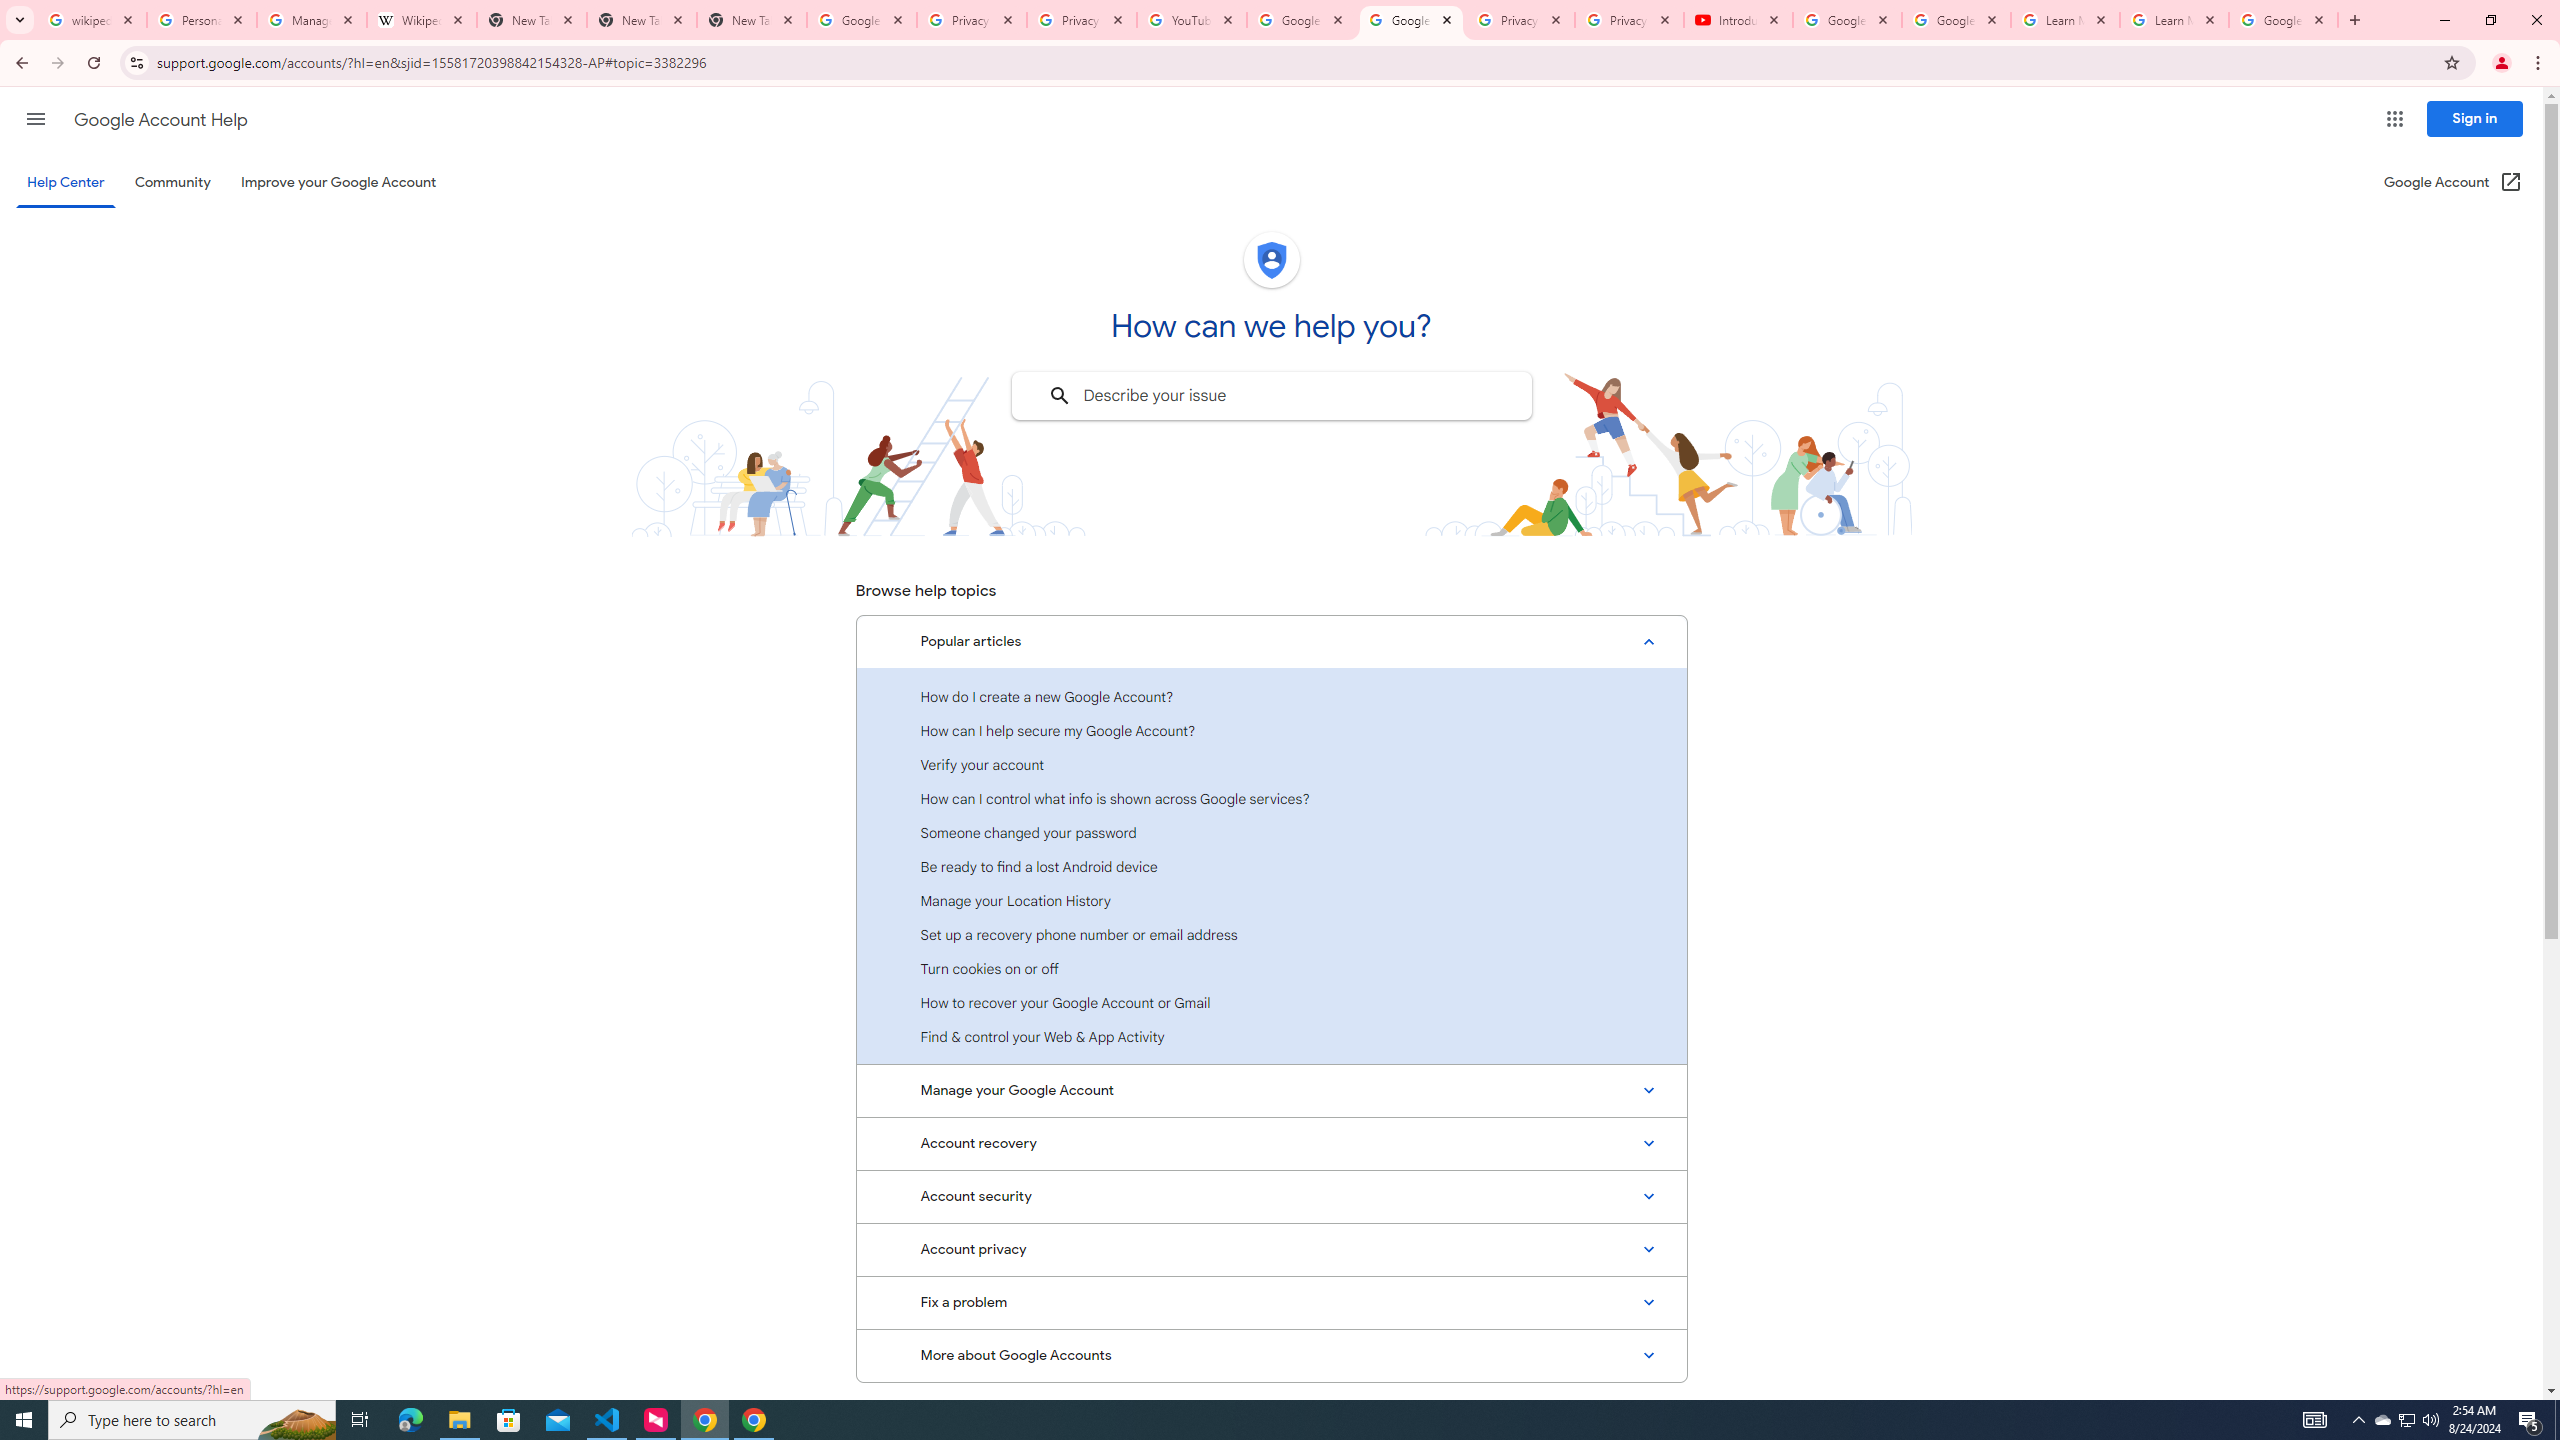 This screenshot has height=1440, width=2560. What do you see at coordinates (1271, 832) in the screenshot?
I see `'Someone changed your password'` at bounding box center [1271, 832].